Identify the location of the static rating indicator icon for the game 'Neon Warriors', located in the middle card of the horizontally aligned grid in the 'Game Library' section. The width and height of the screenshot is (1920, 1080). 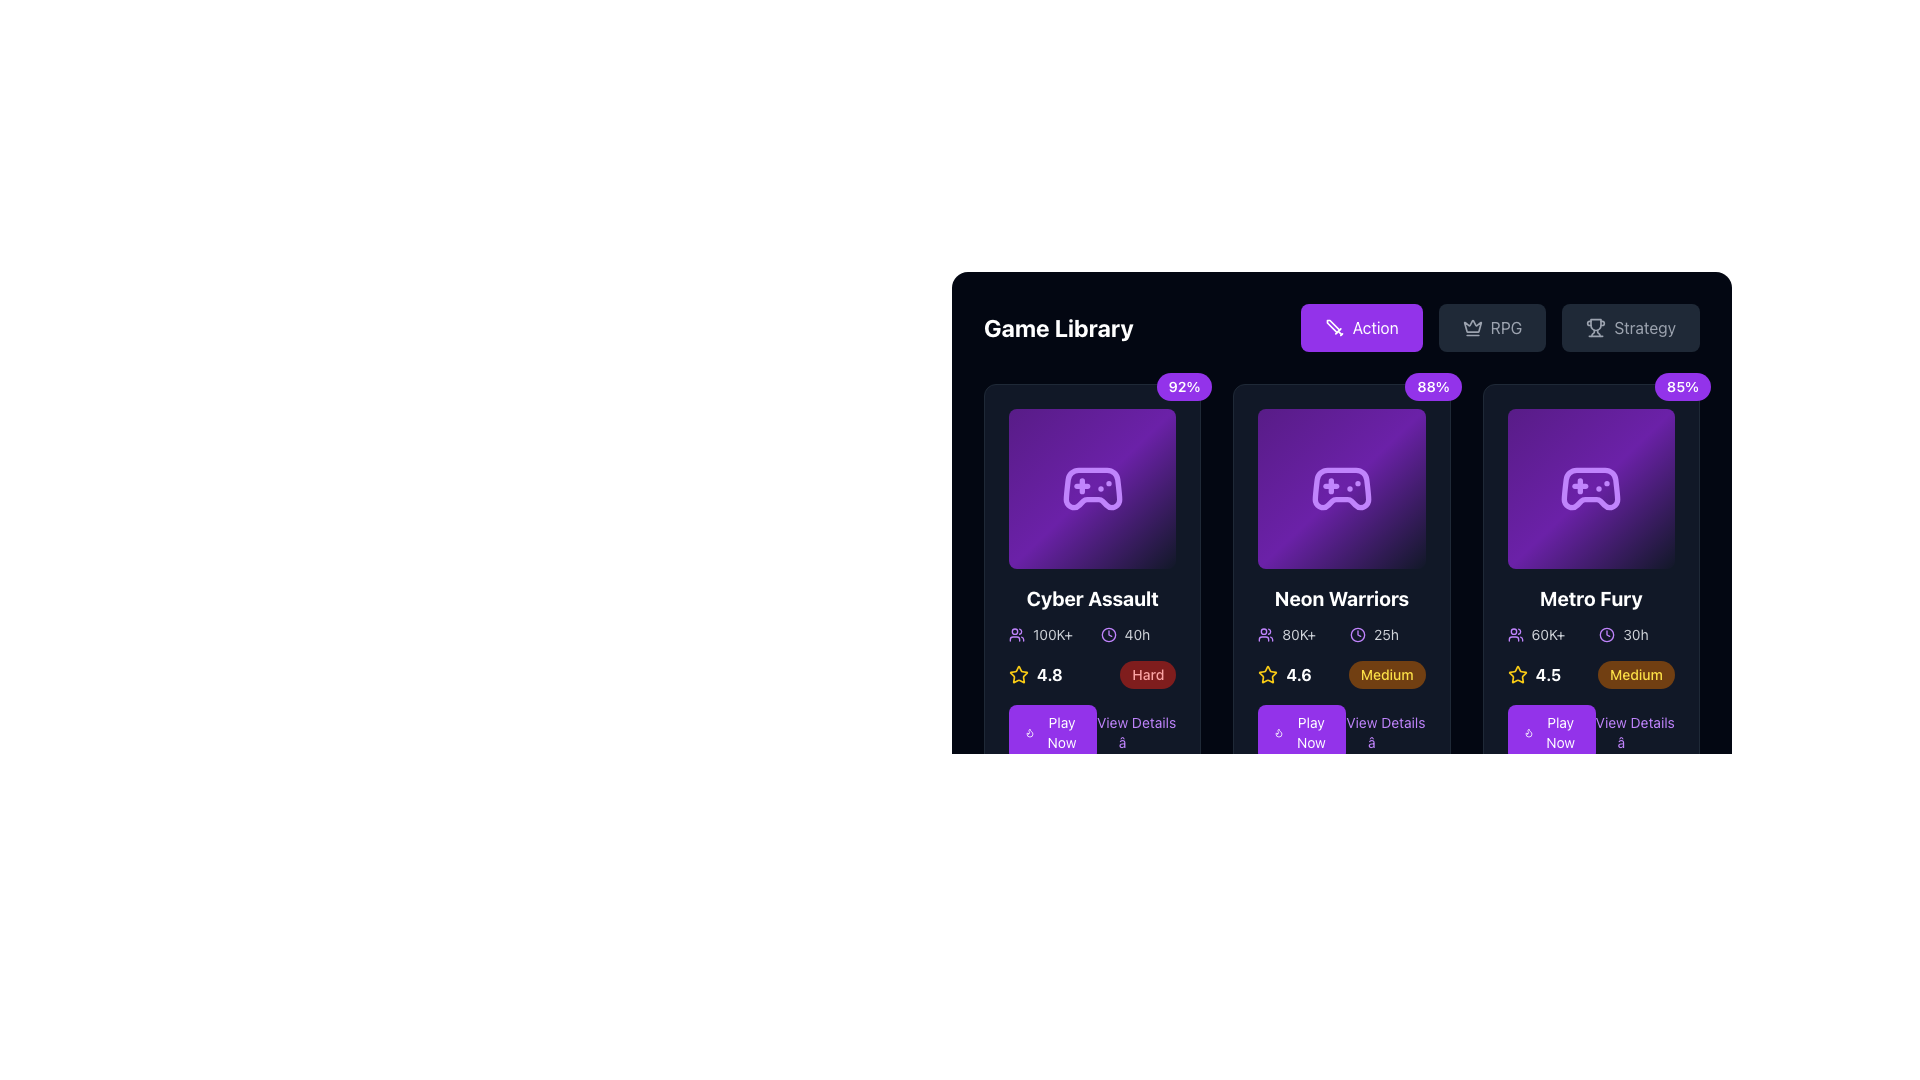
(1267, 675).